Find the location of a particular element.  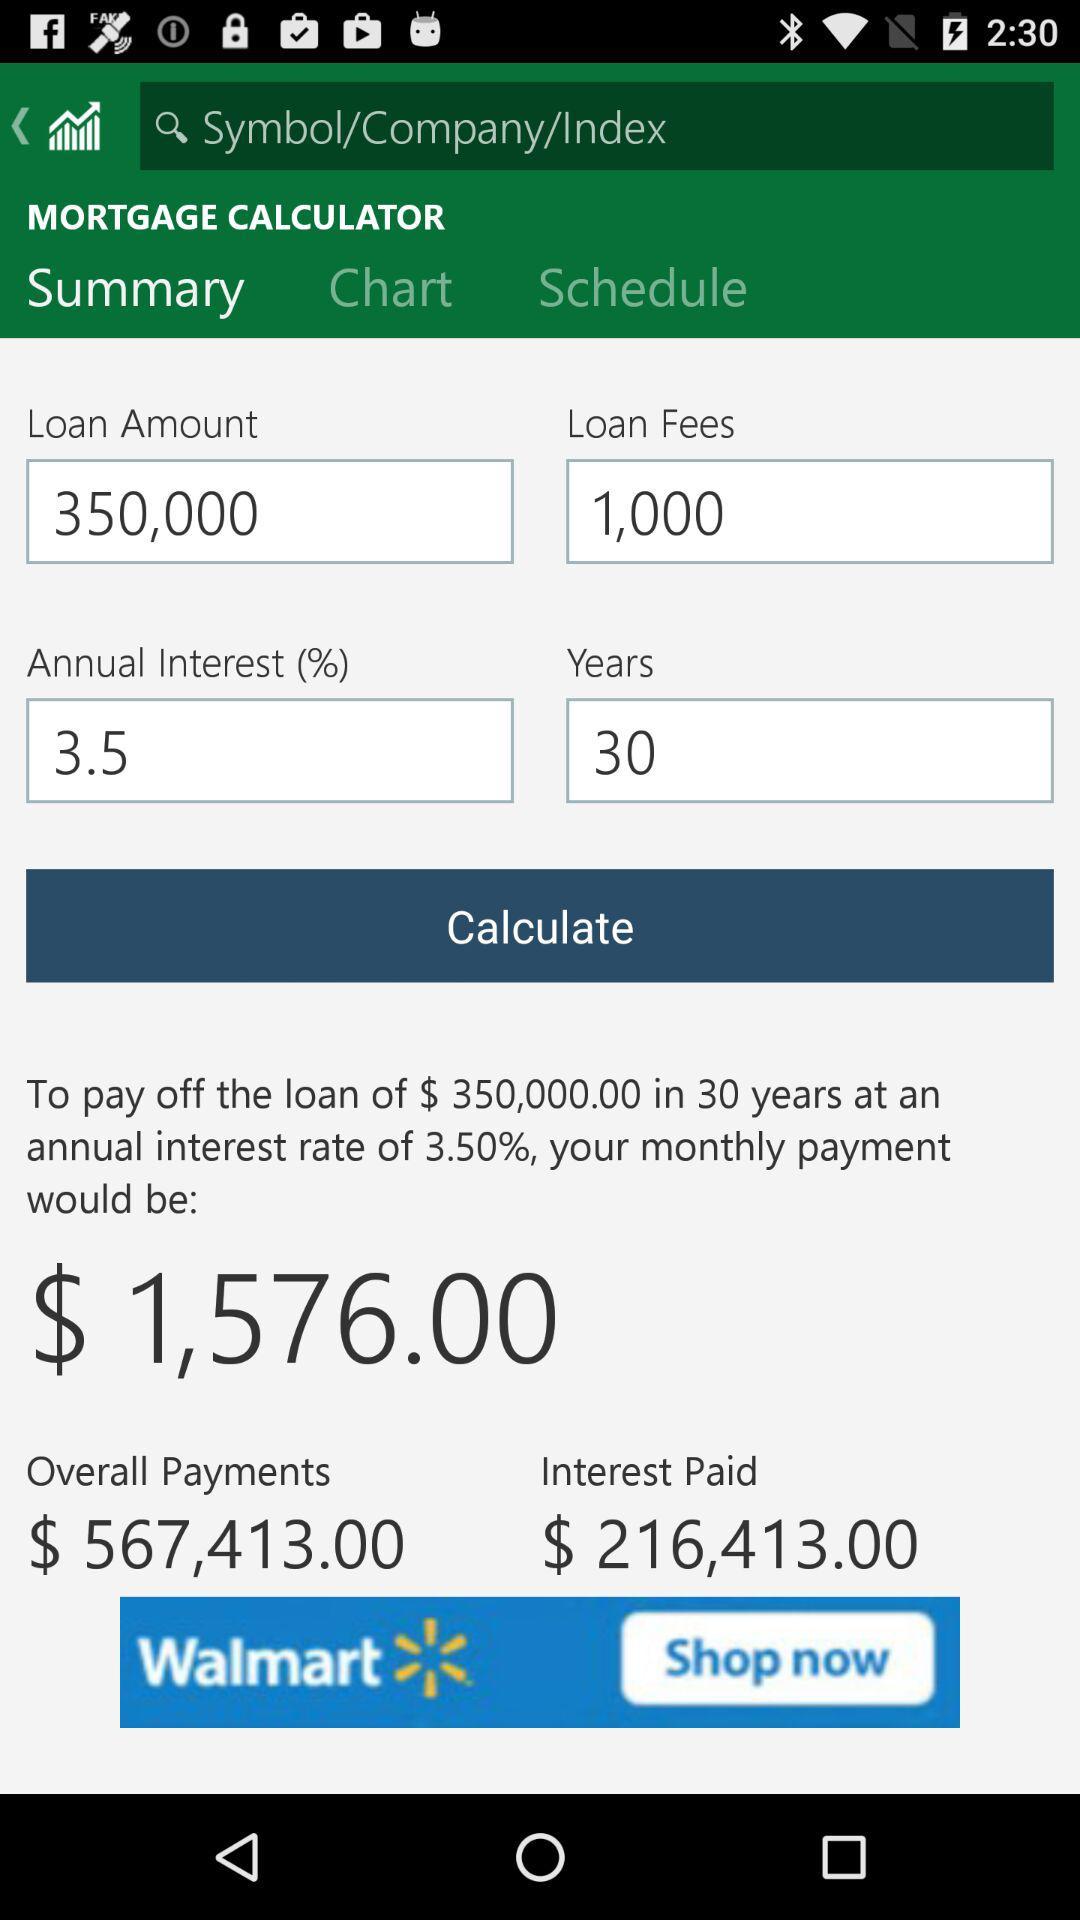

search box to type in symbol/company/index is located at coordinates (596, 124).